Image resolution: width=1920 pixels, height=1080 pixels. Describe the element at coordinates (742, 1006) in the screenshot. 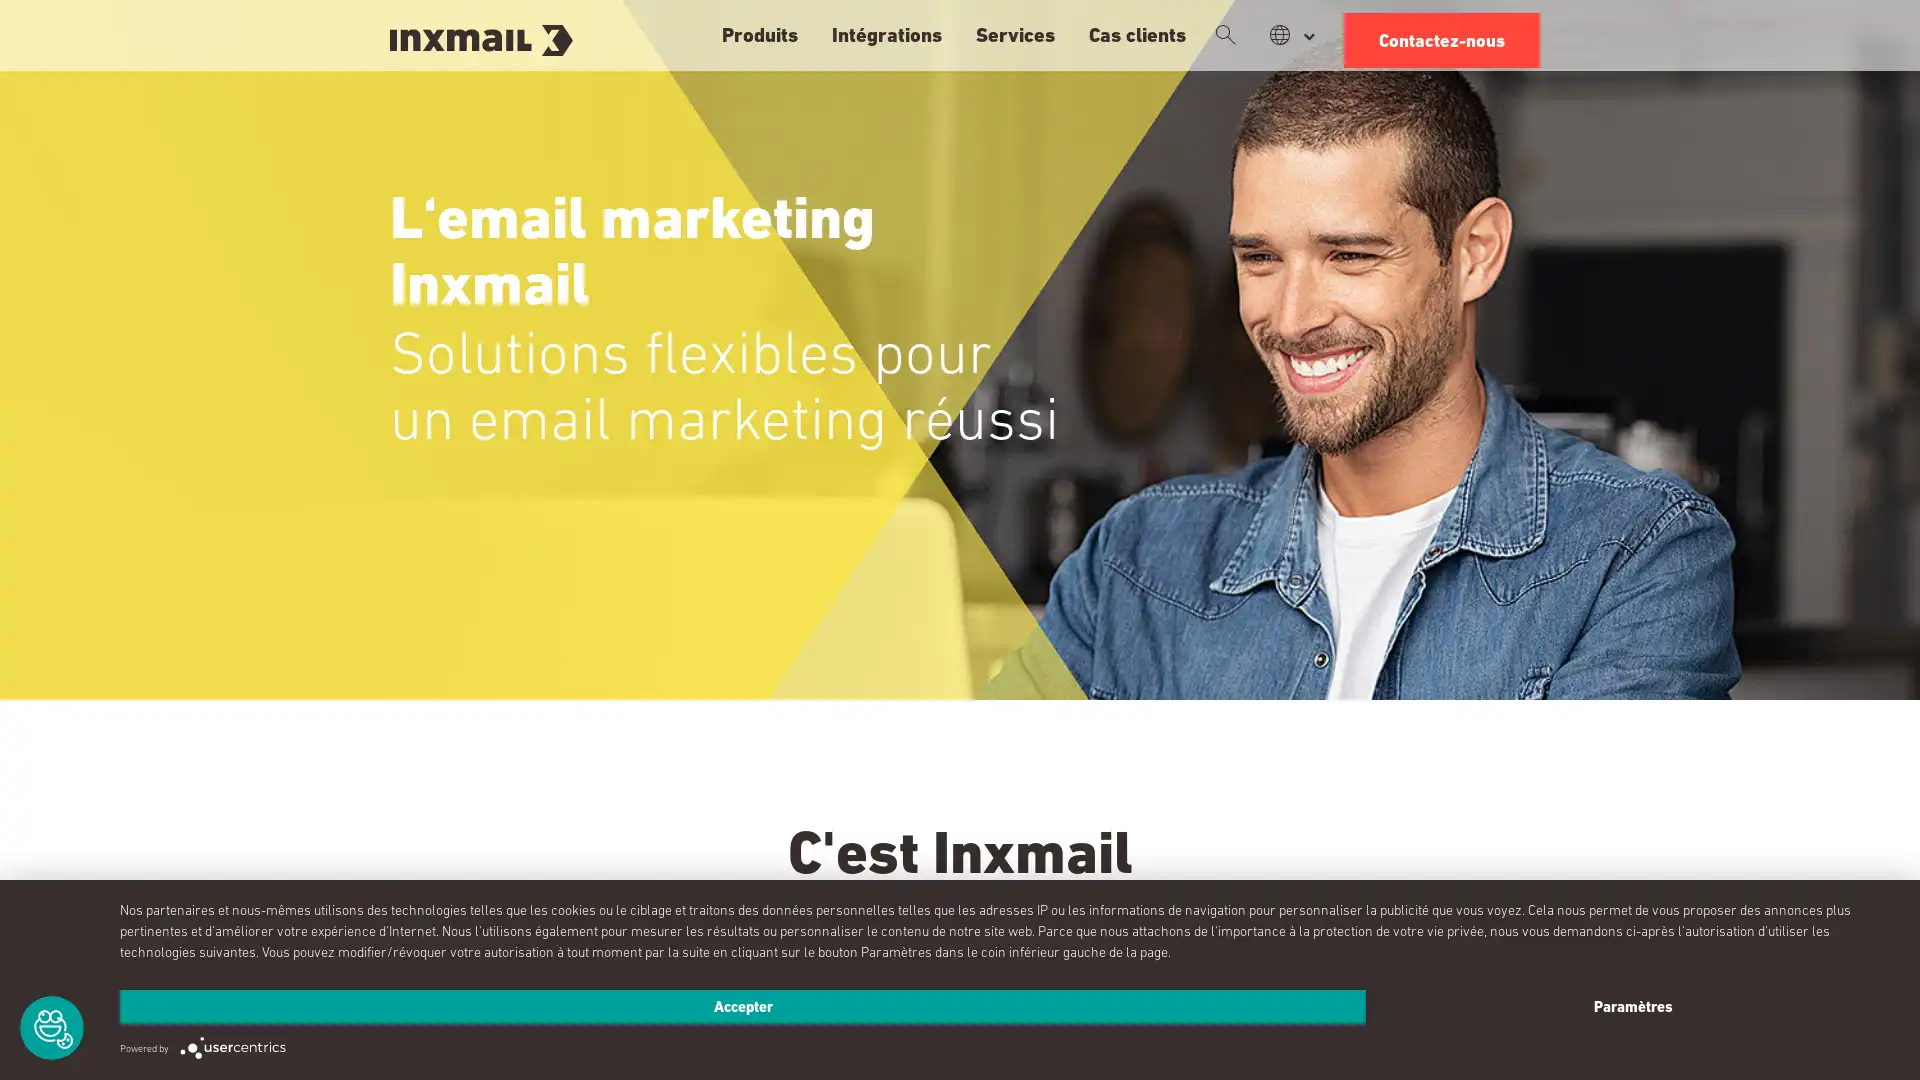

I see `Accepter` at that location.